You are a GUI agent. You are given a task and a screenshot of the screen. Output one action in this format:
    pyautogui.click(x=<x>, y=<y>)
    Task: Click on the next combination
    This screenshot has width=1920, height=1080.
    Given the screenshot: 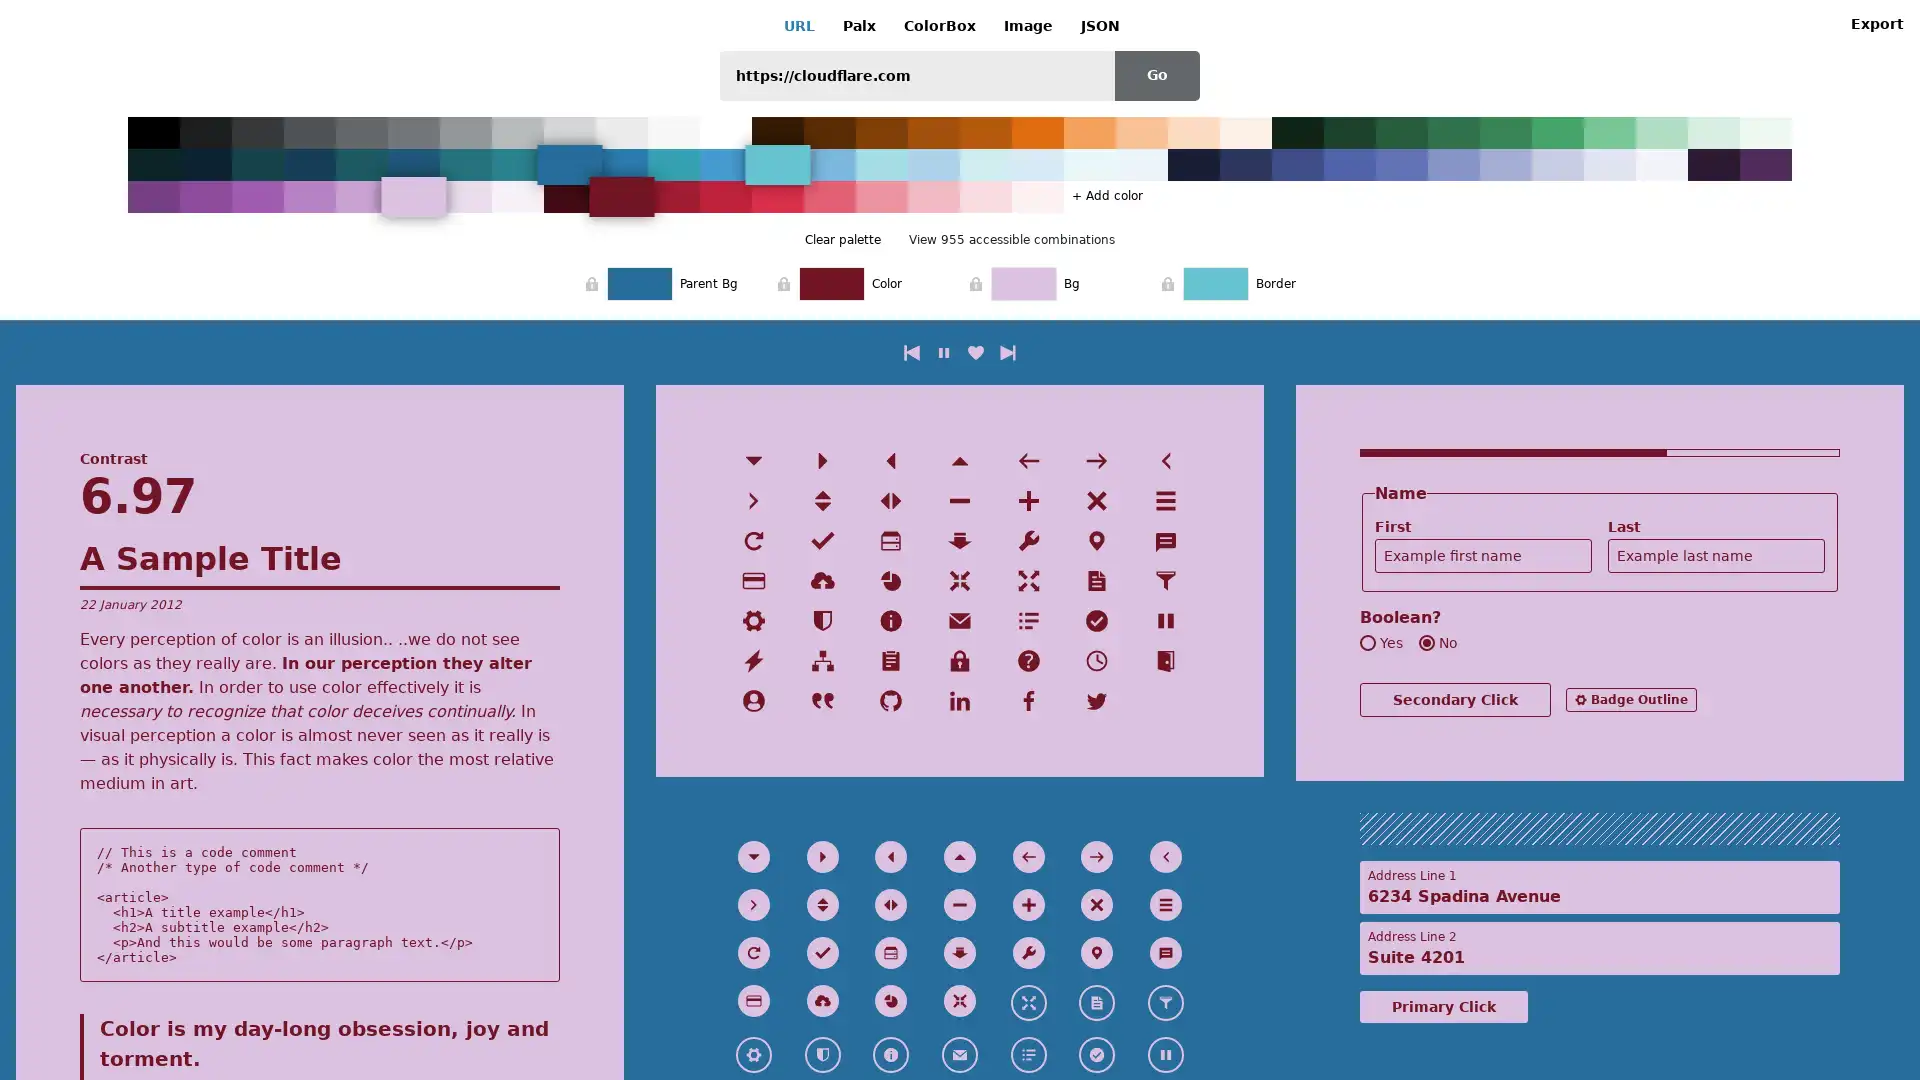 What is the action you would take?
    pyautogui.click(x=1008, y=350)
    